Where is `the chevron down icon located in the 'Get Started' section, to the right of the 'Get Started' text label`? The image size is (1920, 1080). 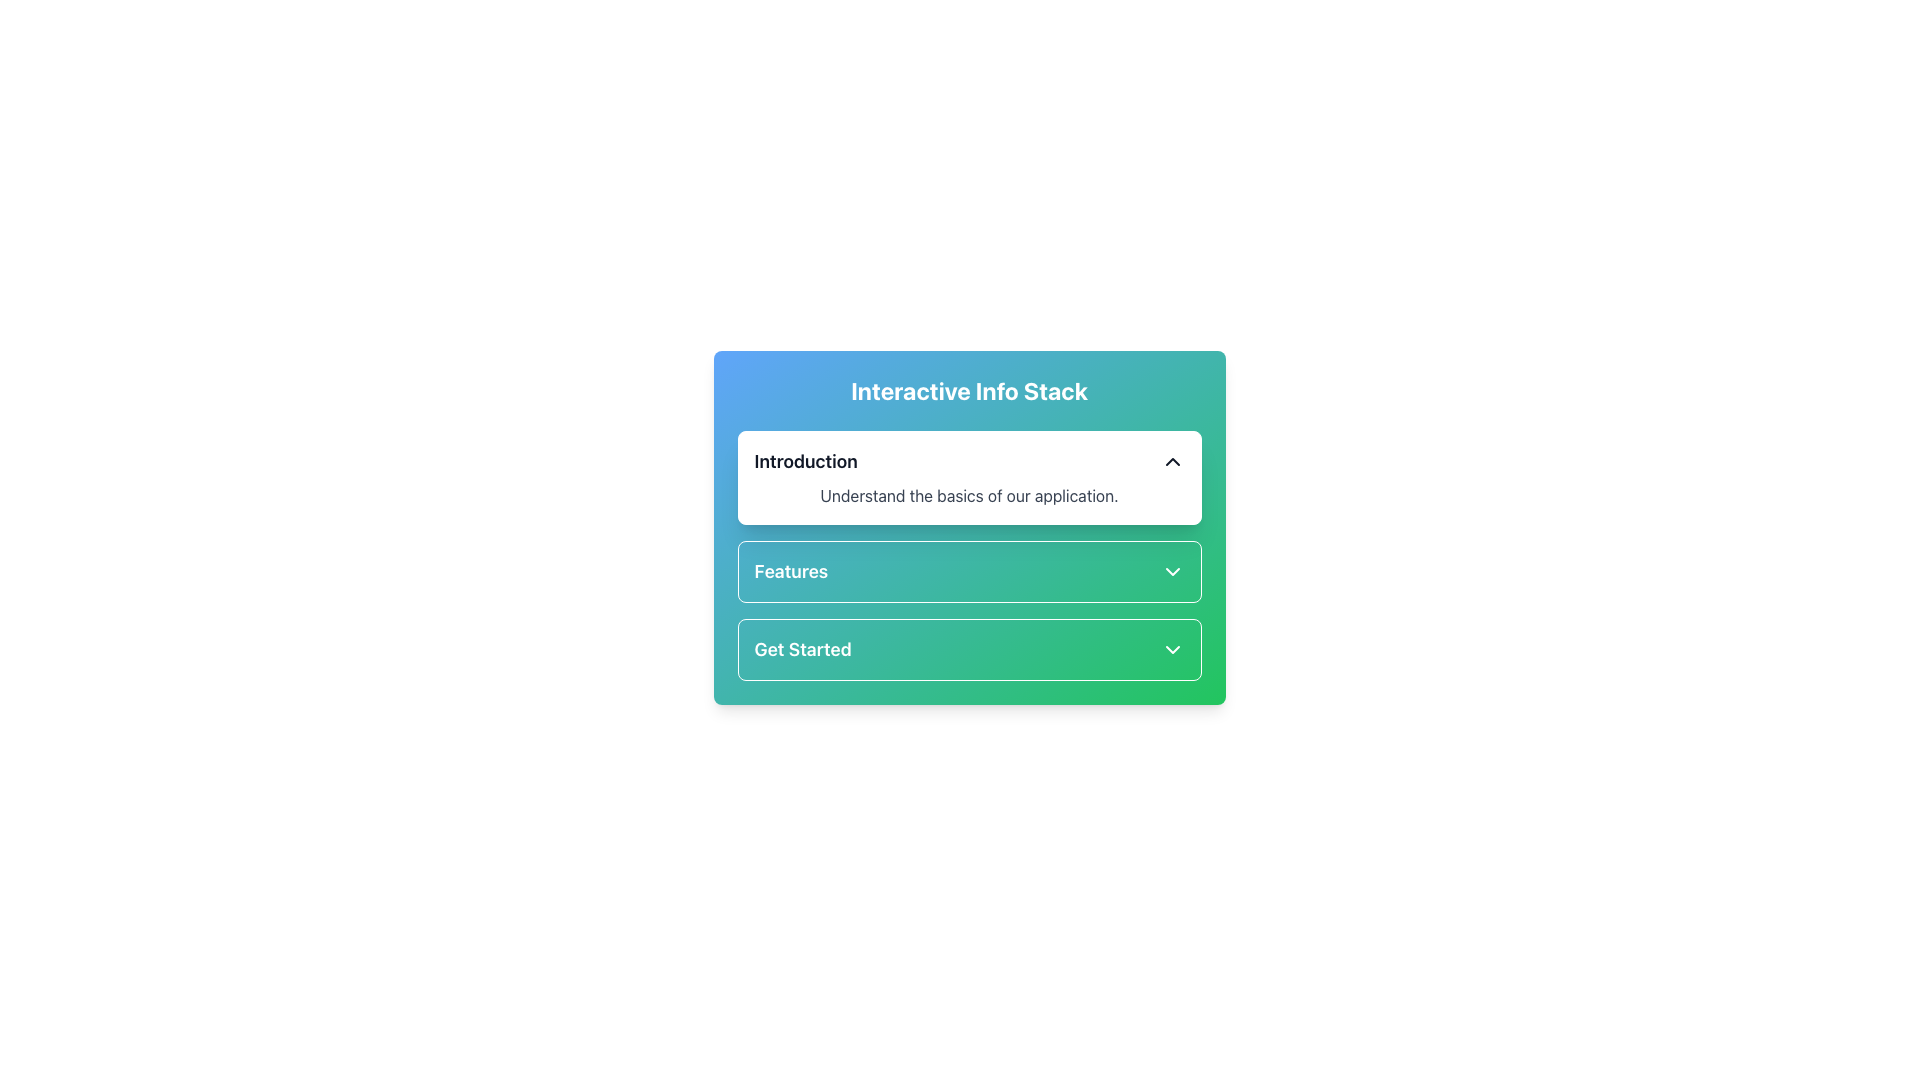 the chevron down icon located in the 'Get Started' section, to the right of the 'Get Started' text label is located at coordinates (1172, 650).